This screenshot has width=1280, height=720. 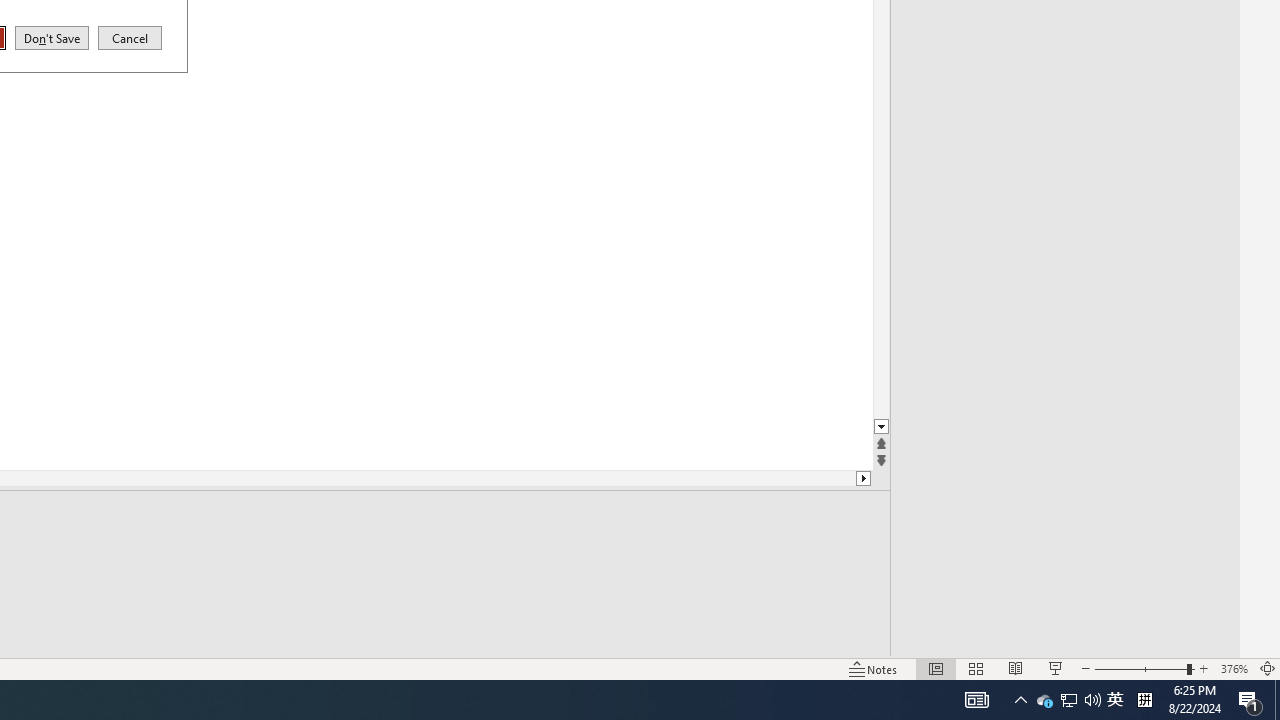 I want to click on 'Cancel', so click(x=129, y=37).